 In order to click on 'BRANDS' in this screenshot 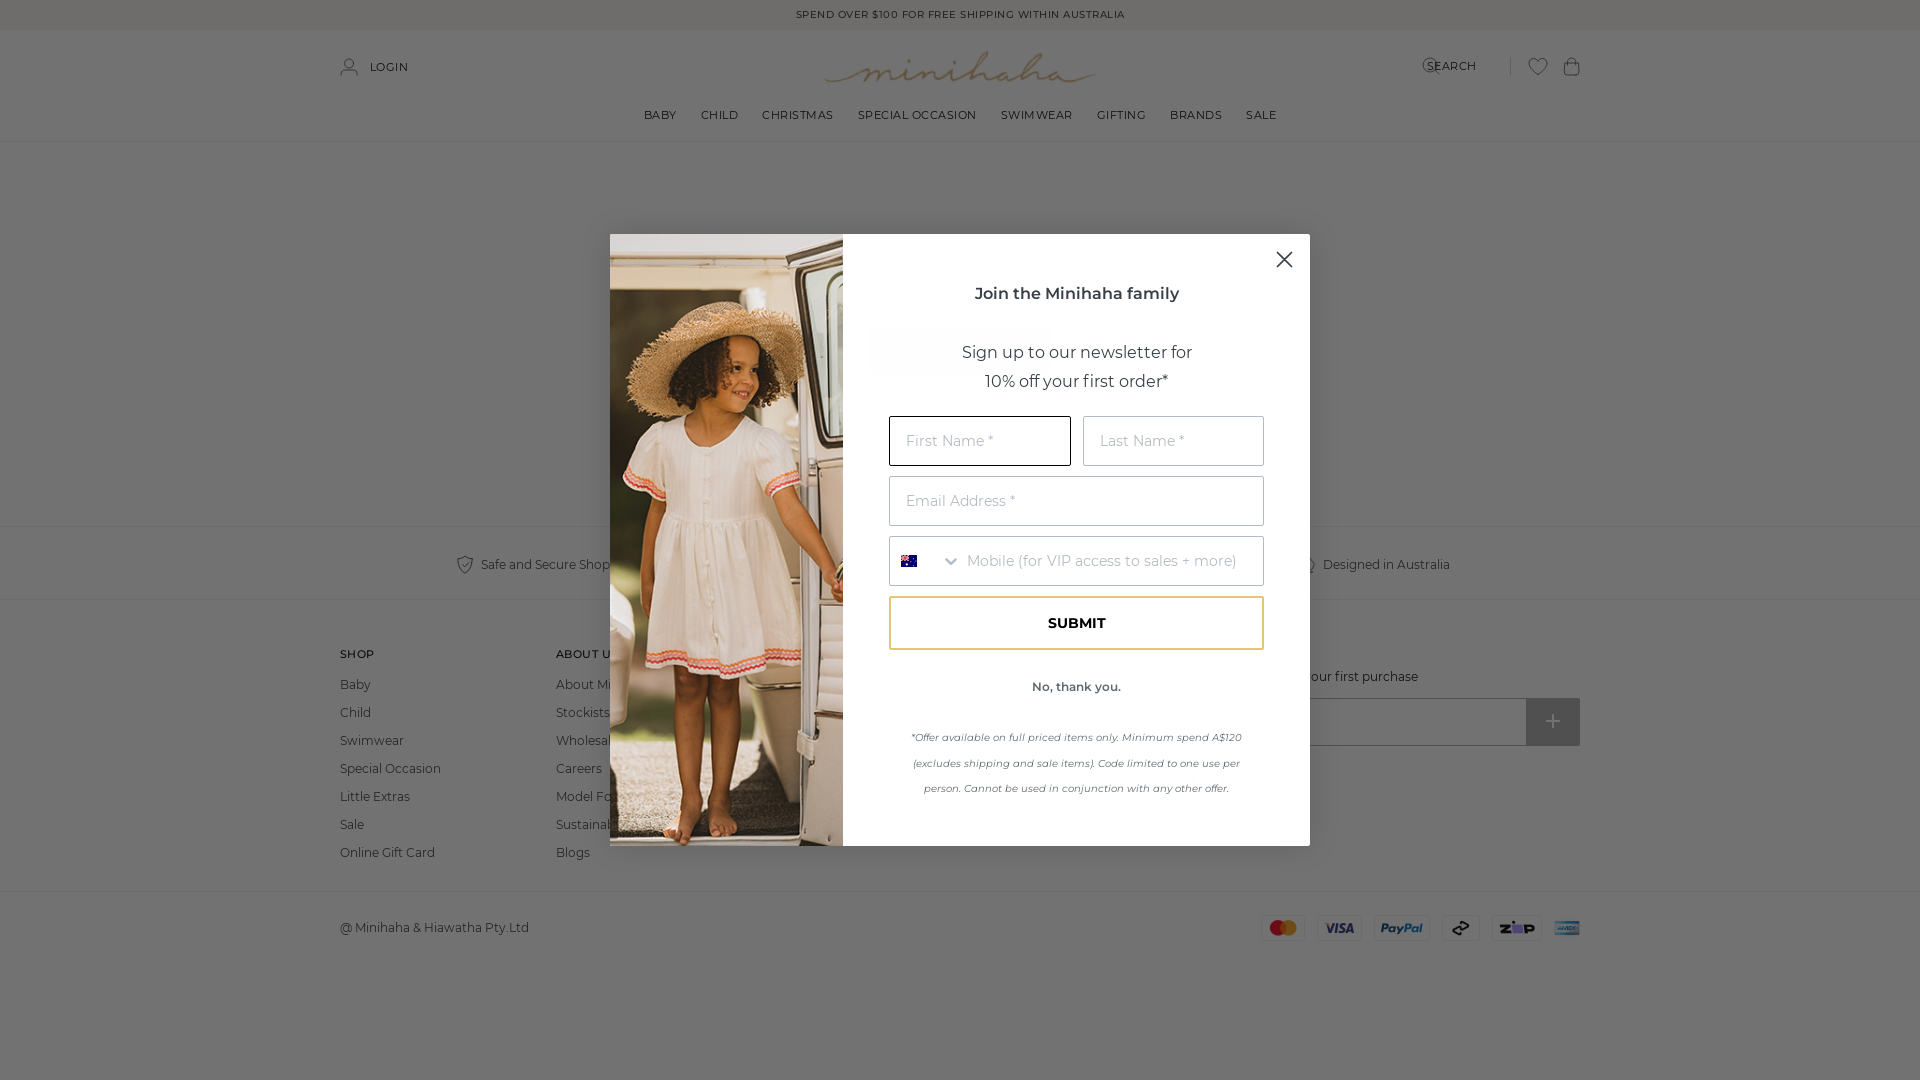, I will do `click(1195, 115)`.